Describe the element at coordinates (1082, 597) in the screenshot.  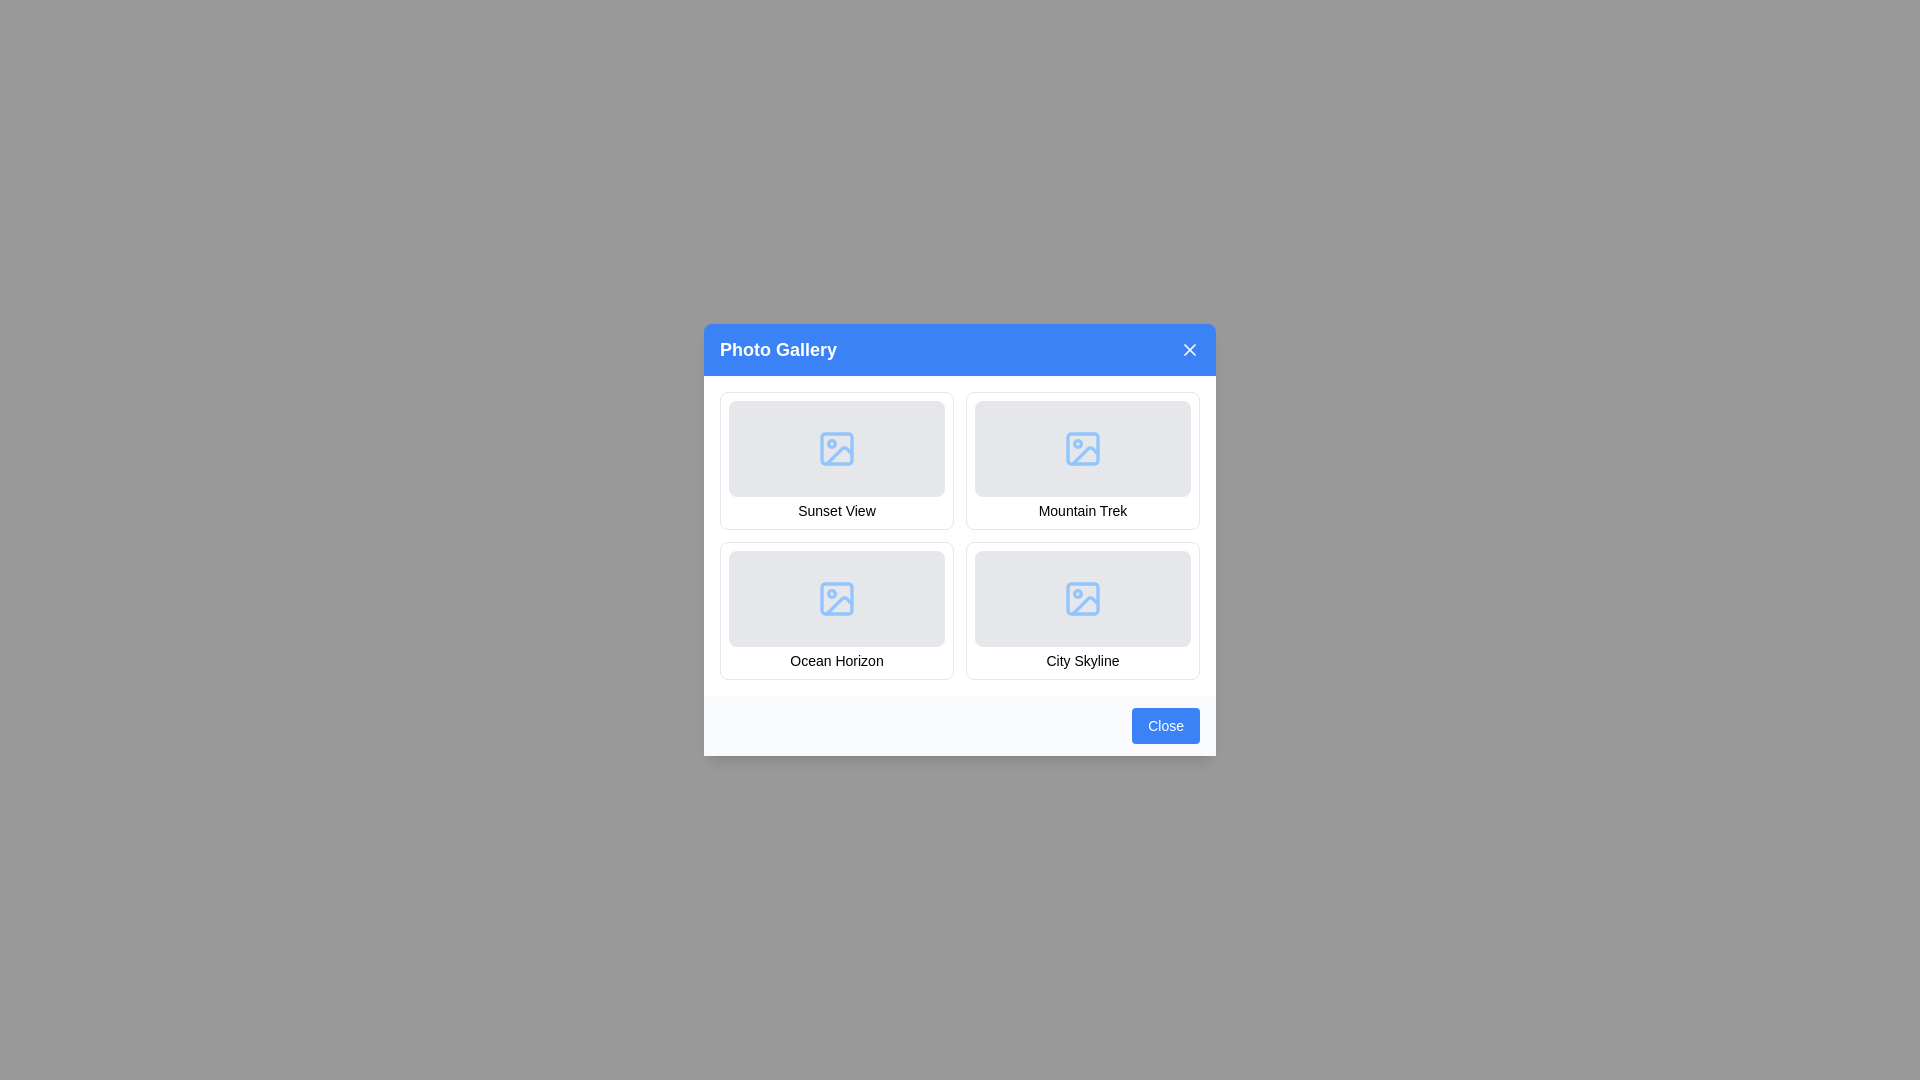
I see `the image icon in the 'City Skyline' section of the 'Photo Gallery' dialog` at that location.